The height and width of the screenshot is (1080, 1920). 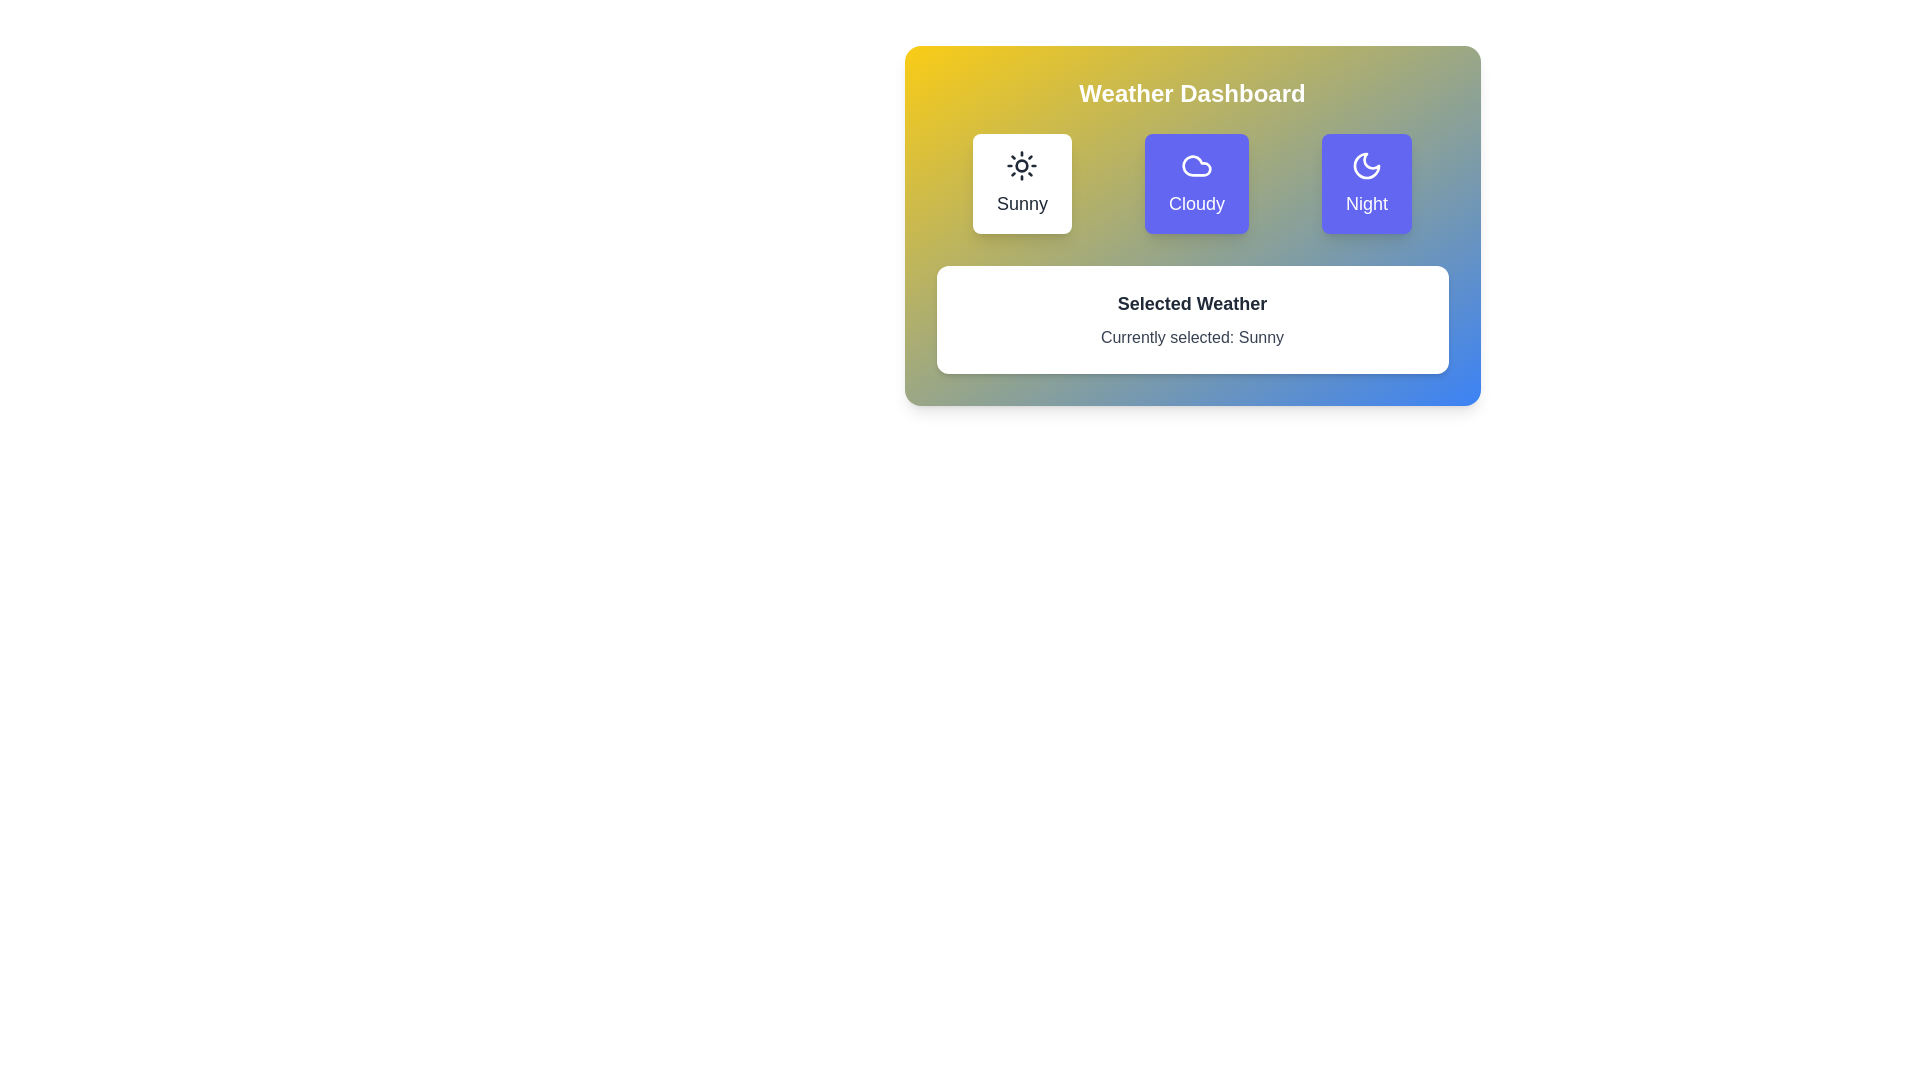 What do you see at coordinates (1196, 164) in the screenshot?
I see `the cloud-shaped icon` at bounding box center [1196, 164].